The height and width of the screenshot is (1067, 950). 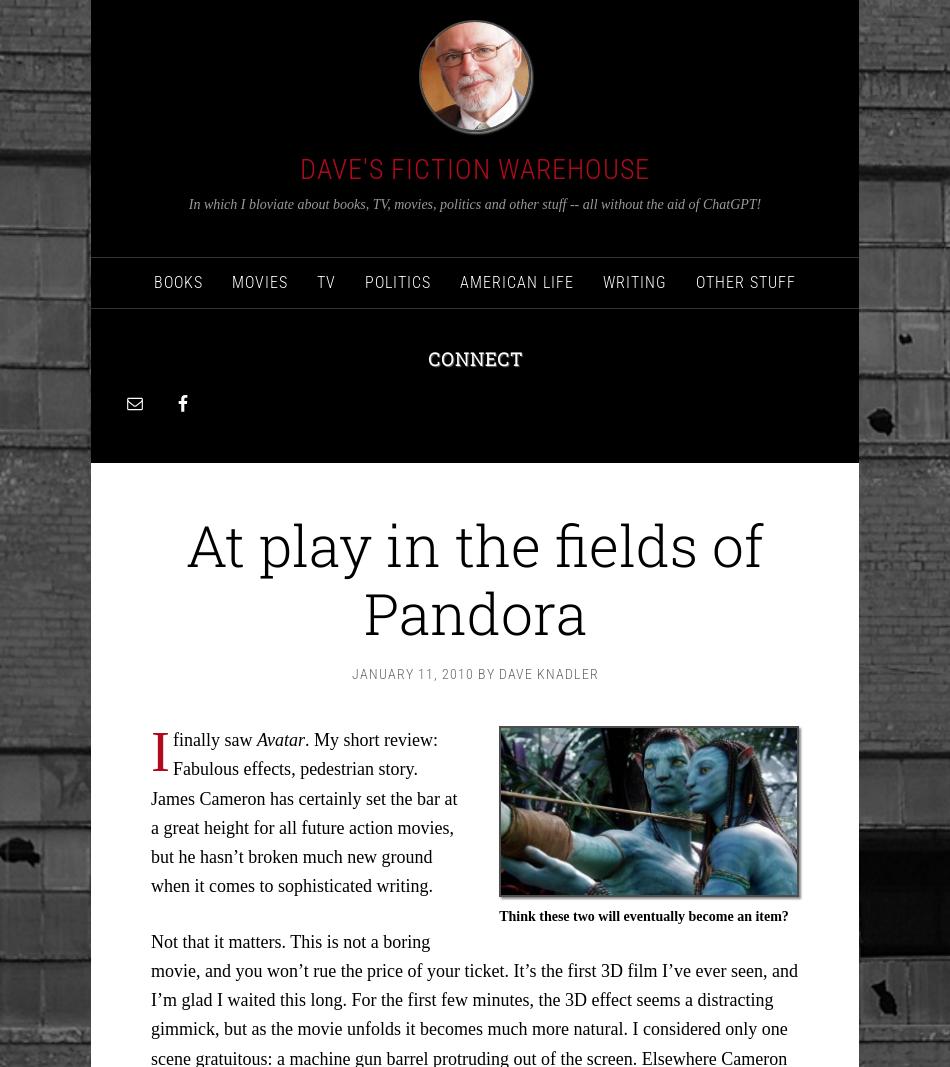 I want to click on 'I', so click(x=159, y=750).